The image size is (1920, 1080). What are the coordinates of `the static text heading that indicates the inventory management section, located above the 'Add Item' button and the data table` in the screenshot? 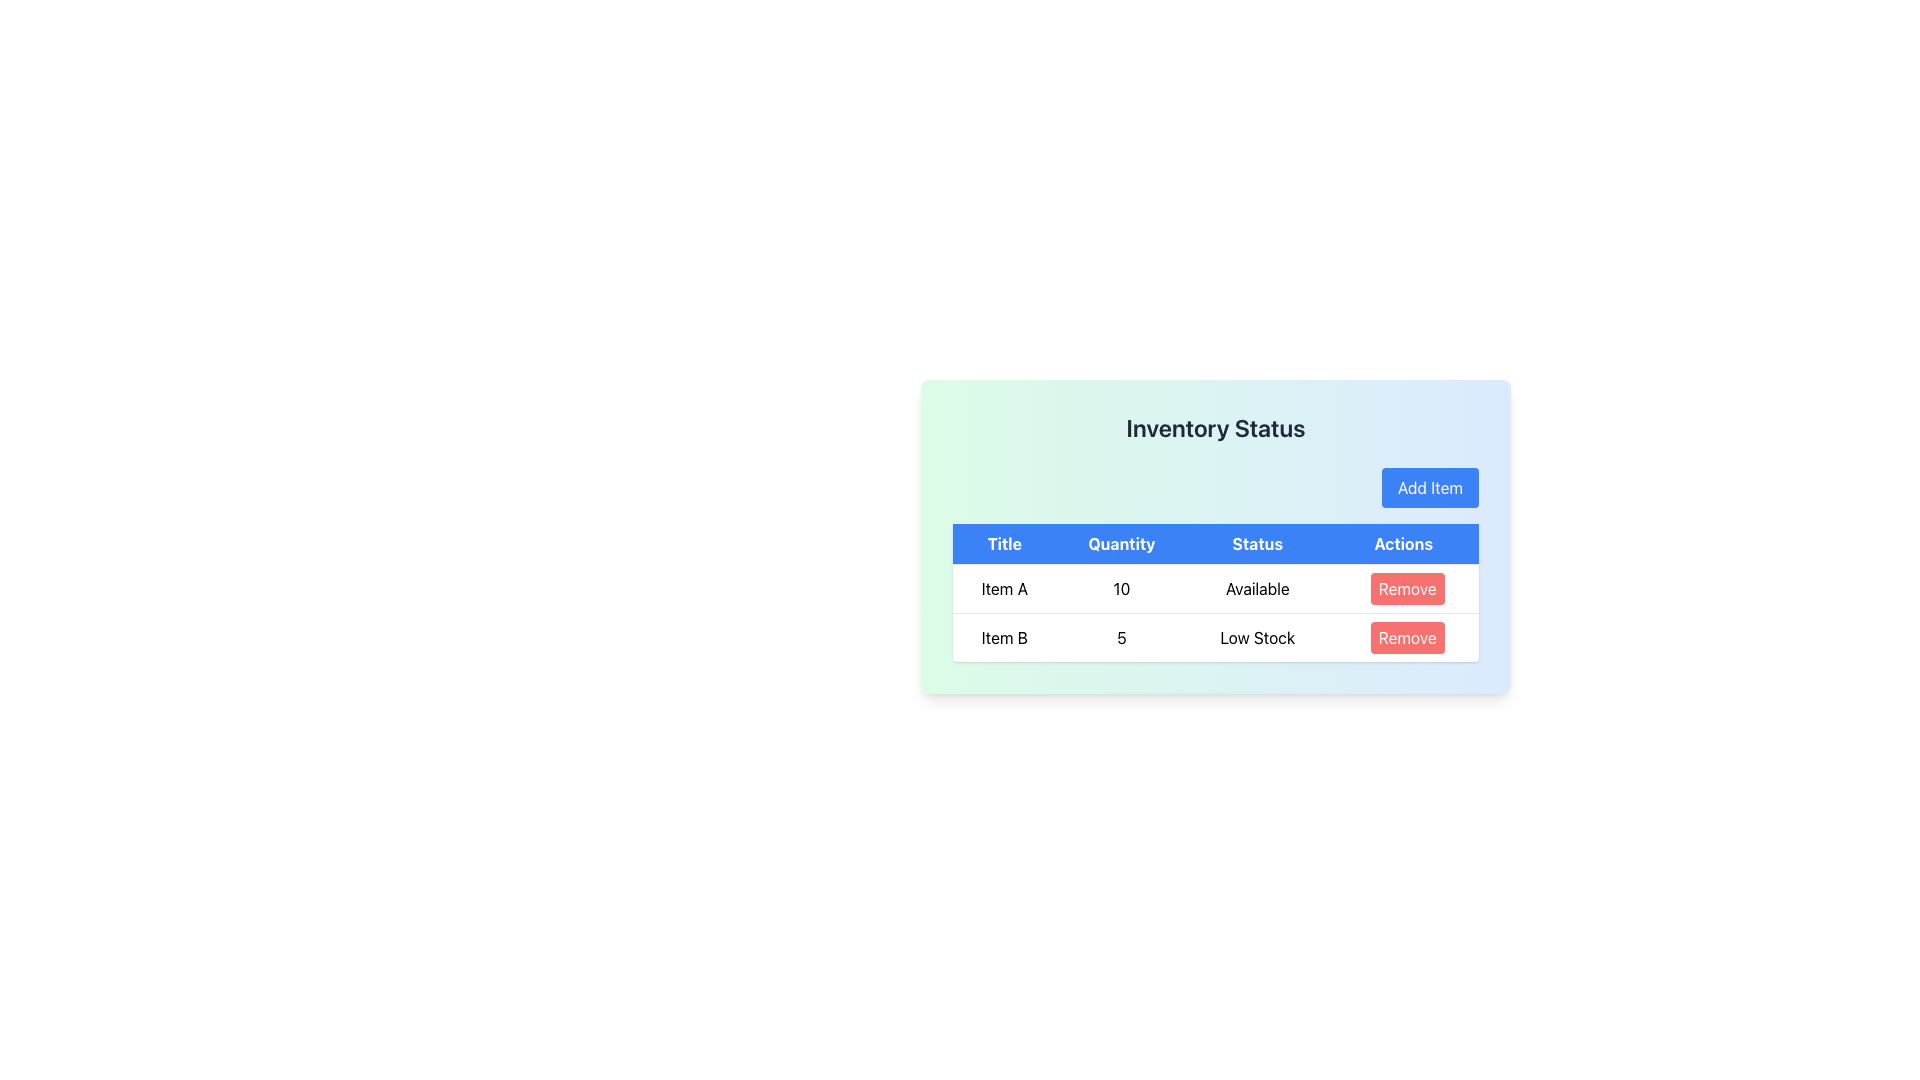 It's located at (1214, 427).